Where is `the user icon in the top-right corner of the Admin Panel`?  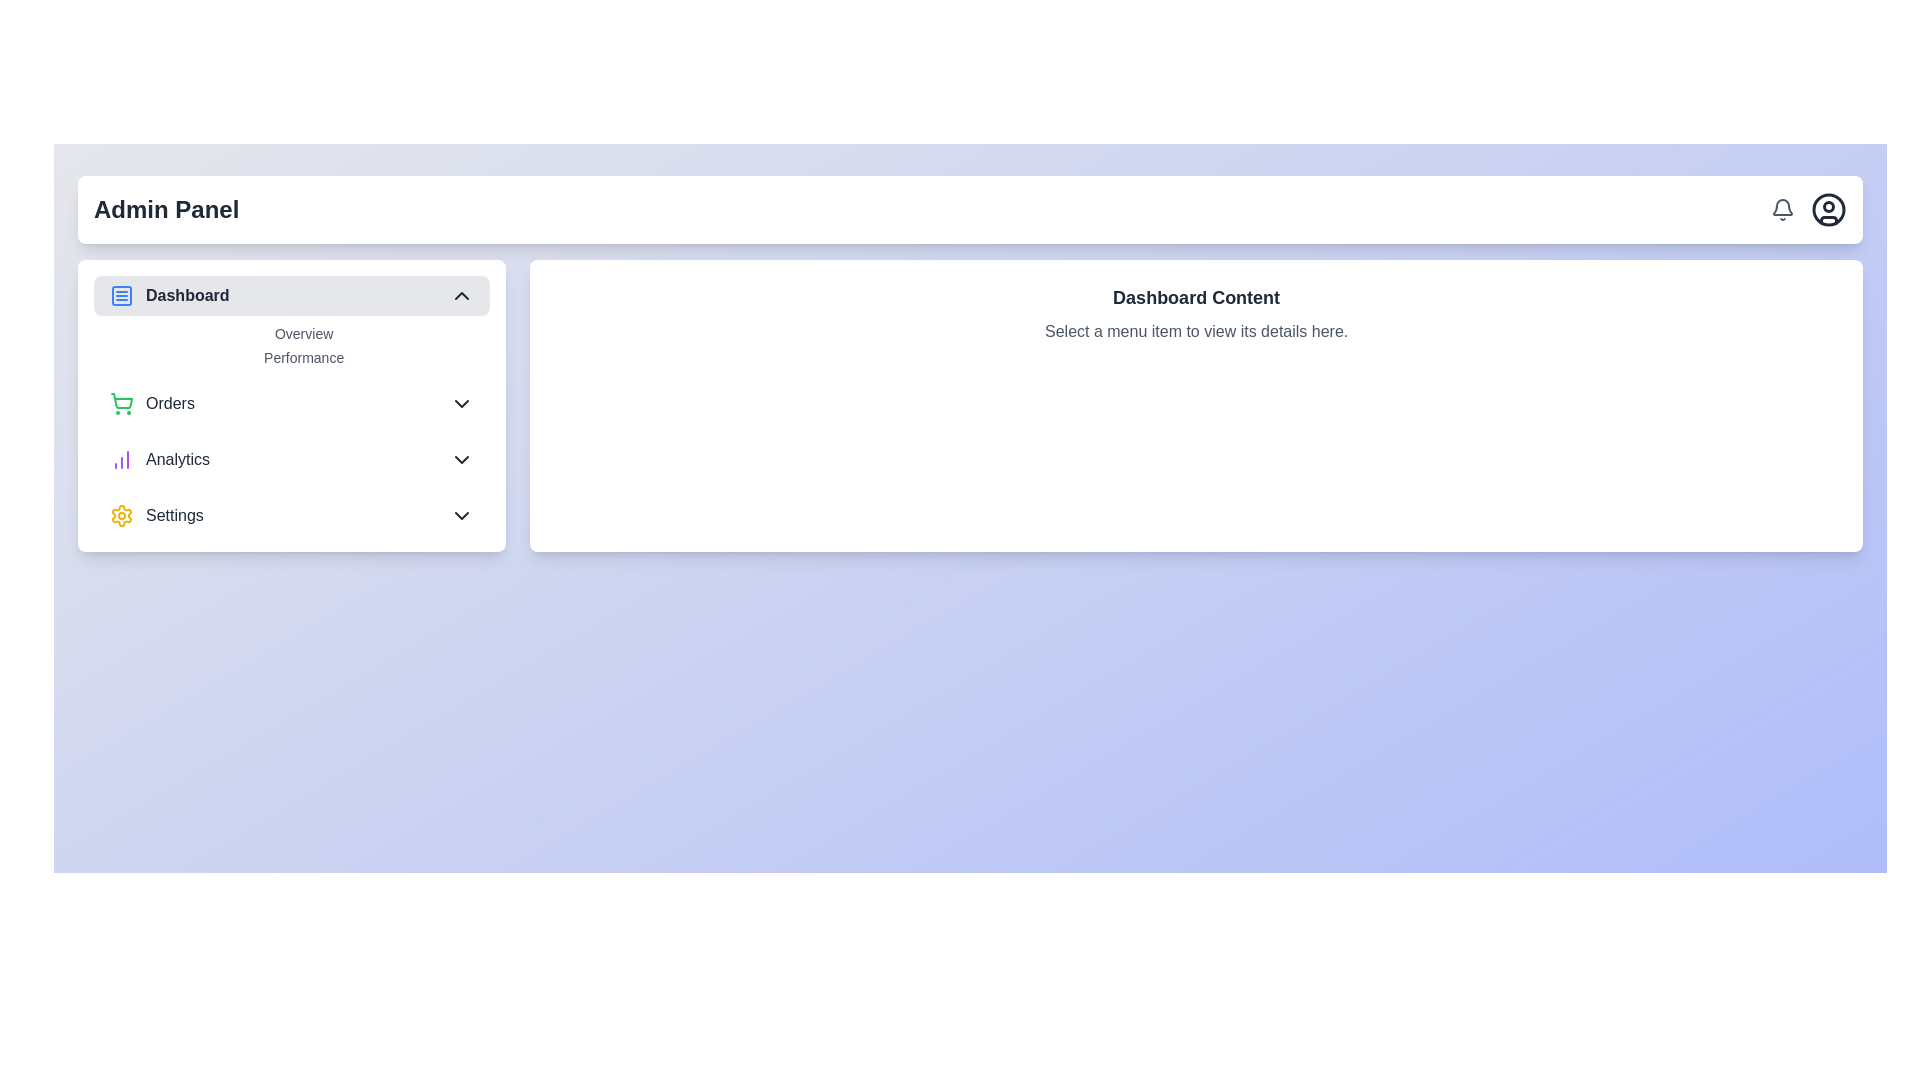
the user icon in the top-right corner of the Admin Panel is located at coordinates (1809, 209).